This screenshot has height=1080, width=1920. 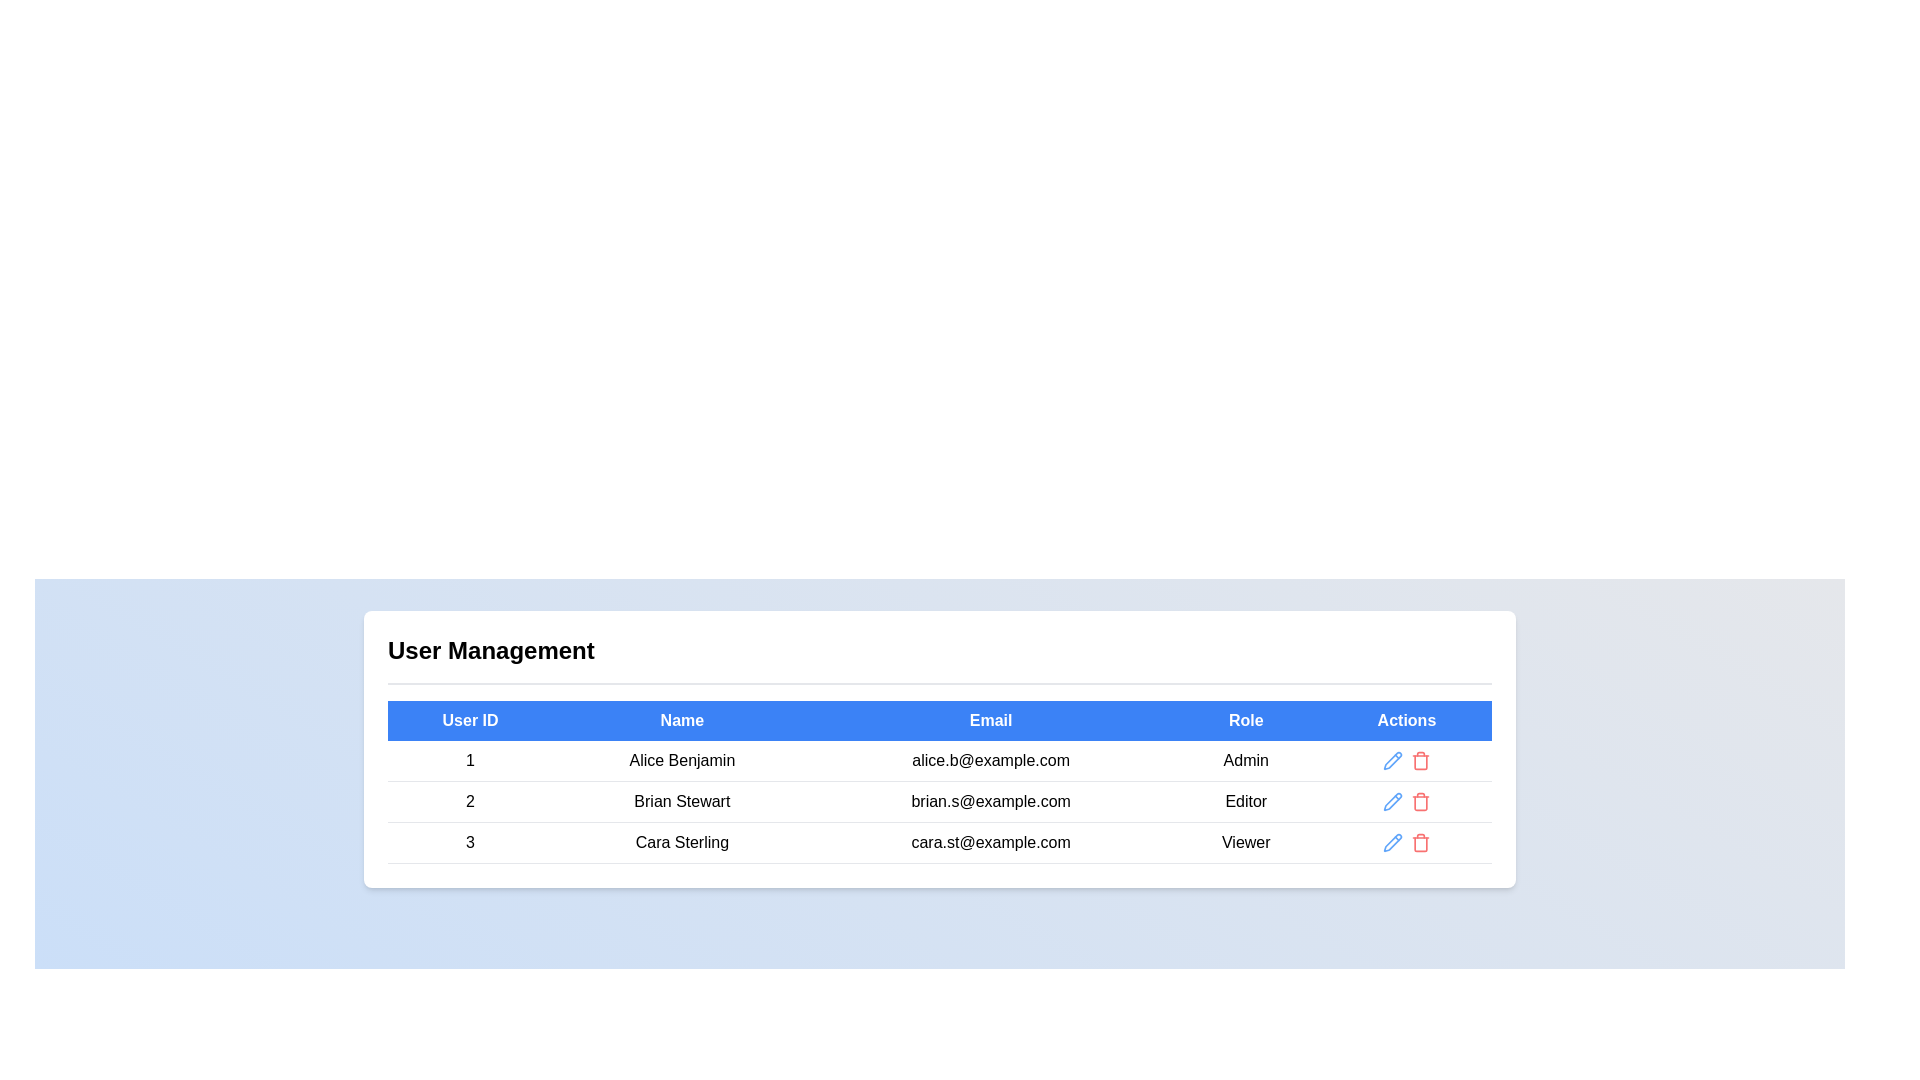 What do you see at coordinates (469, 843) in the screenshot?
I see `the Text label representing the User ID in the third row of the User Management table, located in the first column, immediately to the left of 'Cara Sterling'` at bounding box center [469, 843].